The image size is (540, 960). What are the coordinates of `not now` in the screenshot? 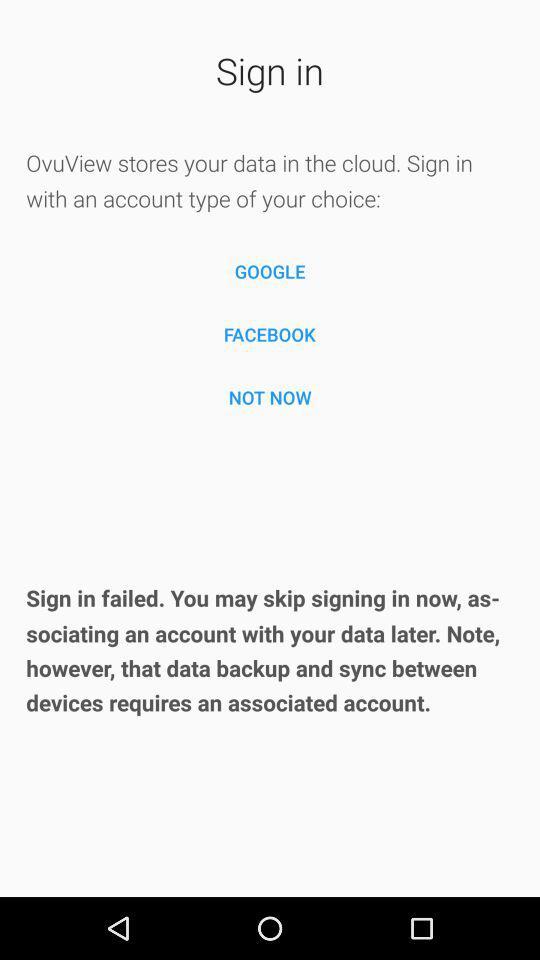 It's located at (270, 396).